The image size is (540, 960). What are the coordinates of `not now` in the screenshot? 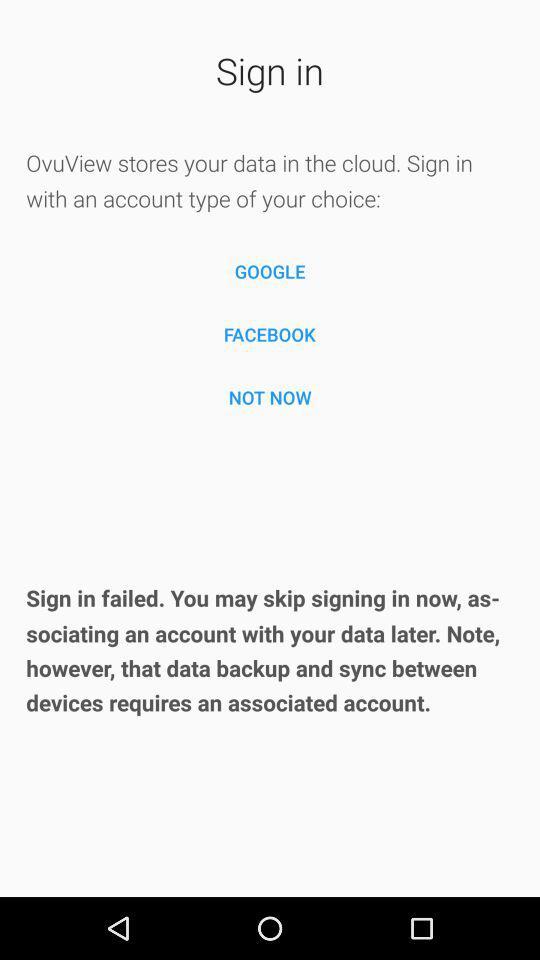 It's located at (270, 396).